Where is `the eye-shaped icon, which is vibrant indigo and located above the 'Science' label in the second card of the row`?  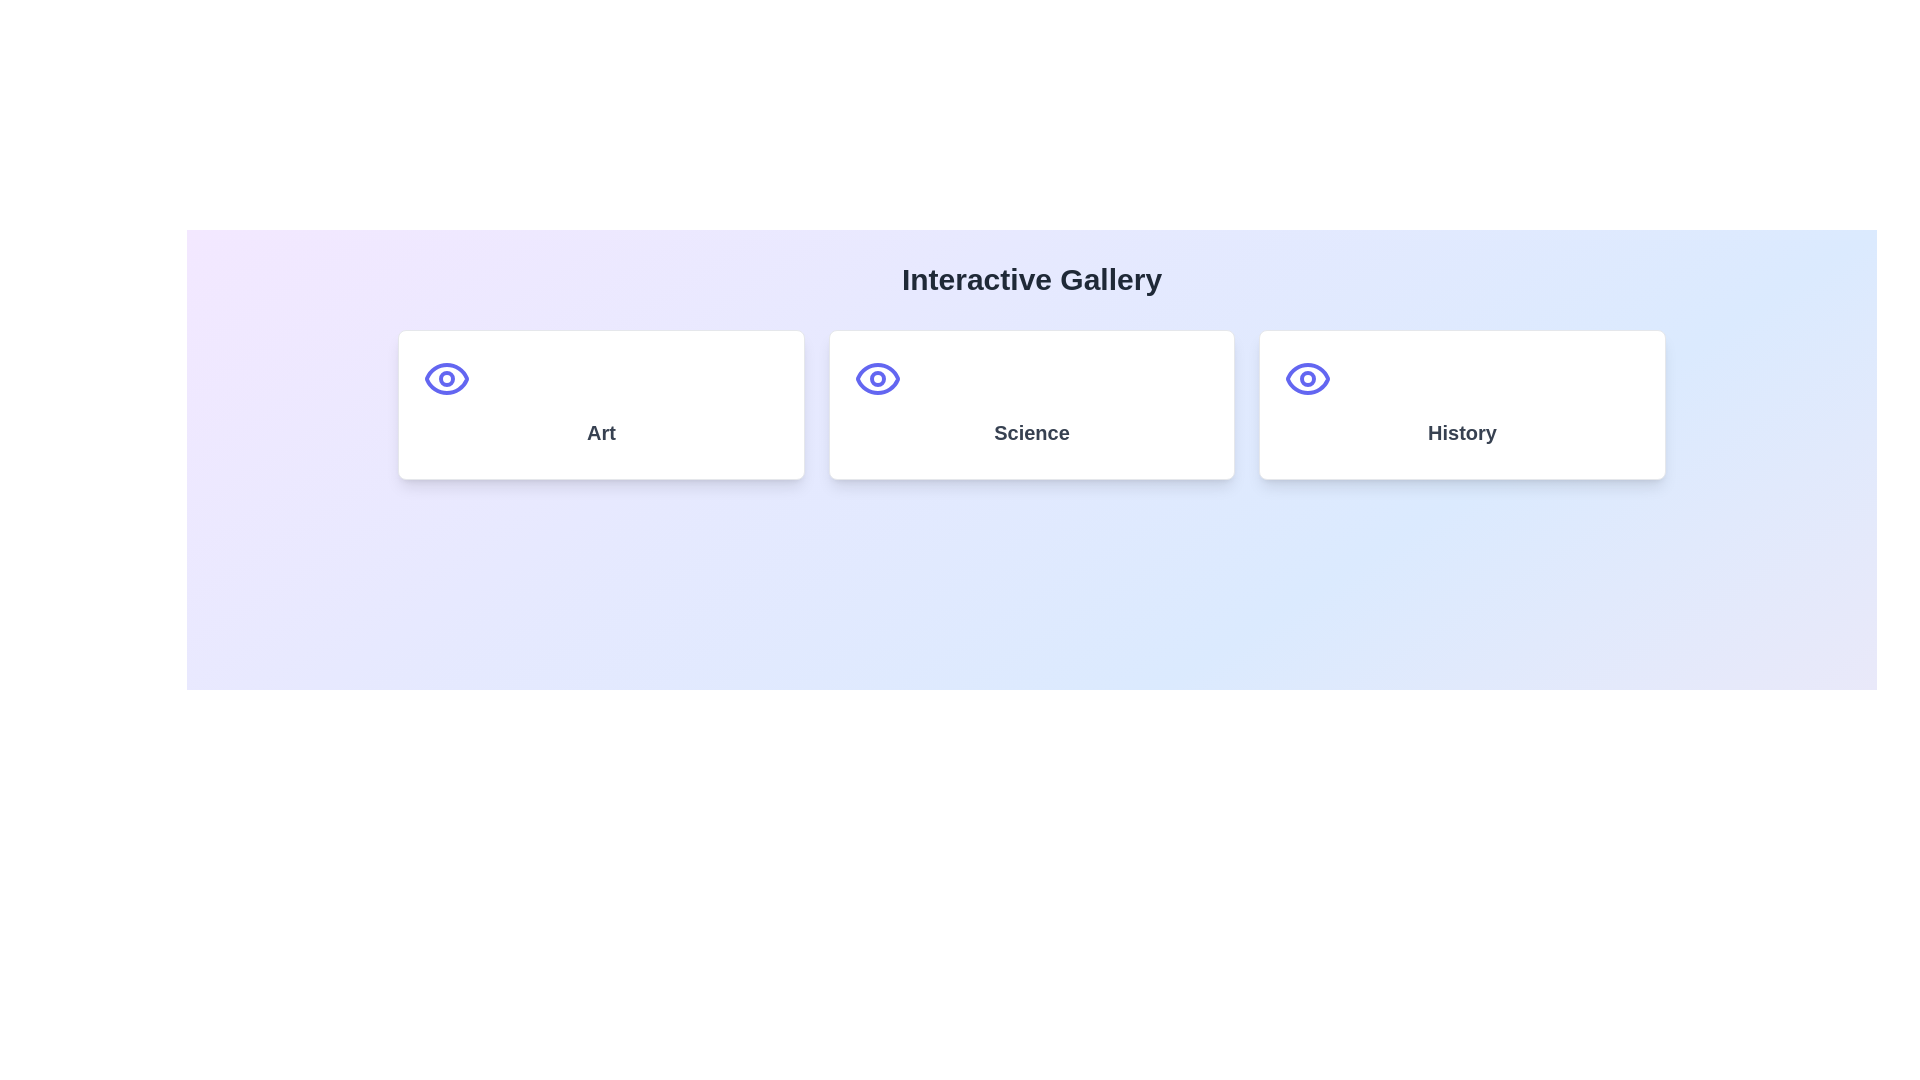 the eye-shaped icon, which is vibrant indigo and located above the 'Science' label in the second card of the row is located at coordinates (877, 378).